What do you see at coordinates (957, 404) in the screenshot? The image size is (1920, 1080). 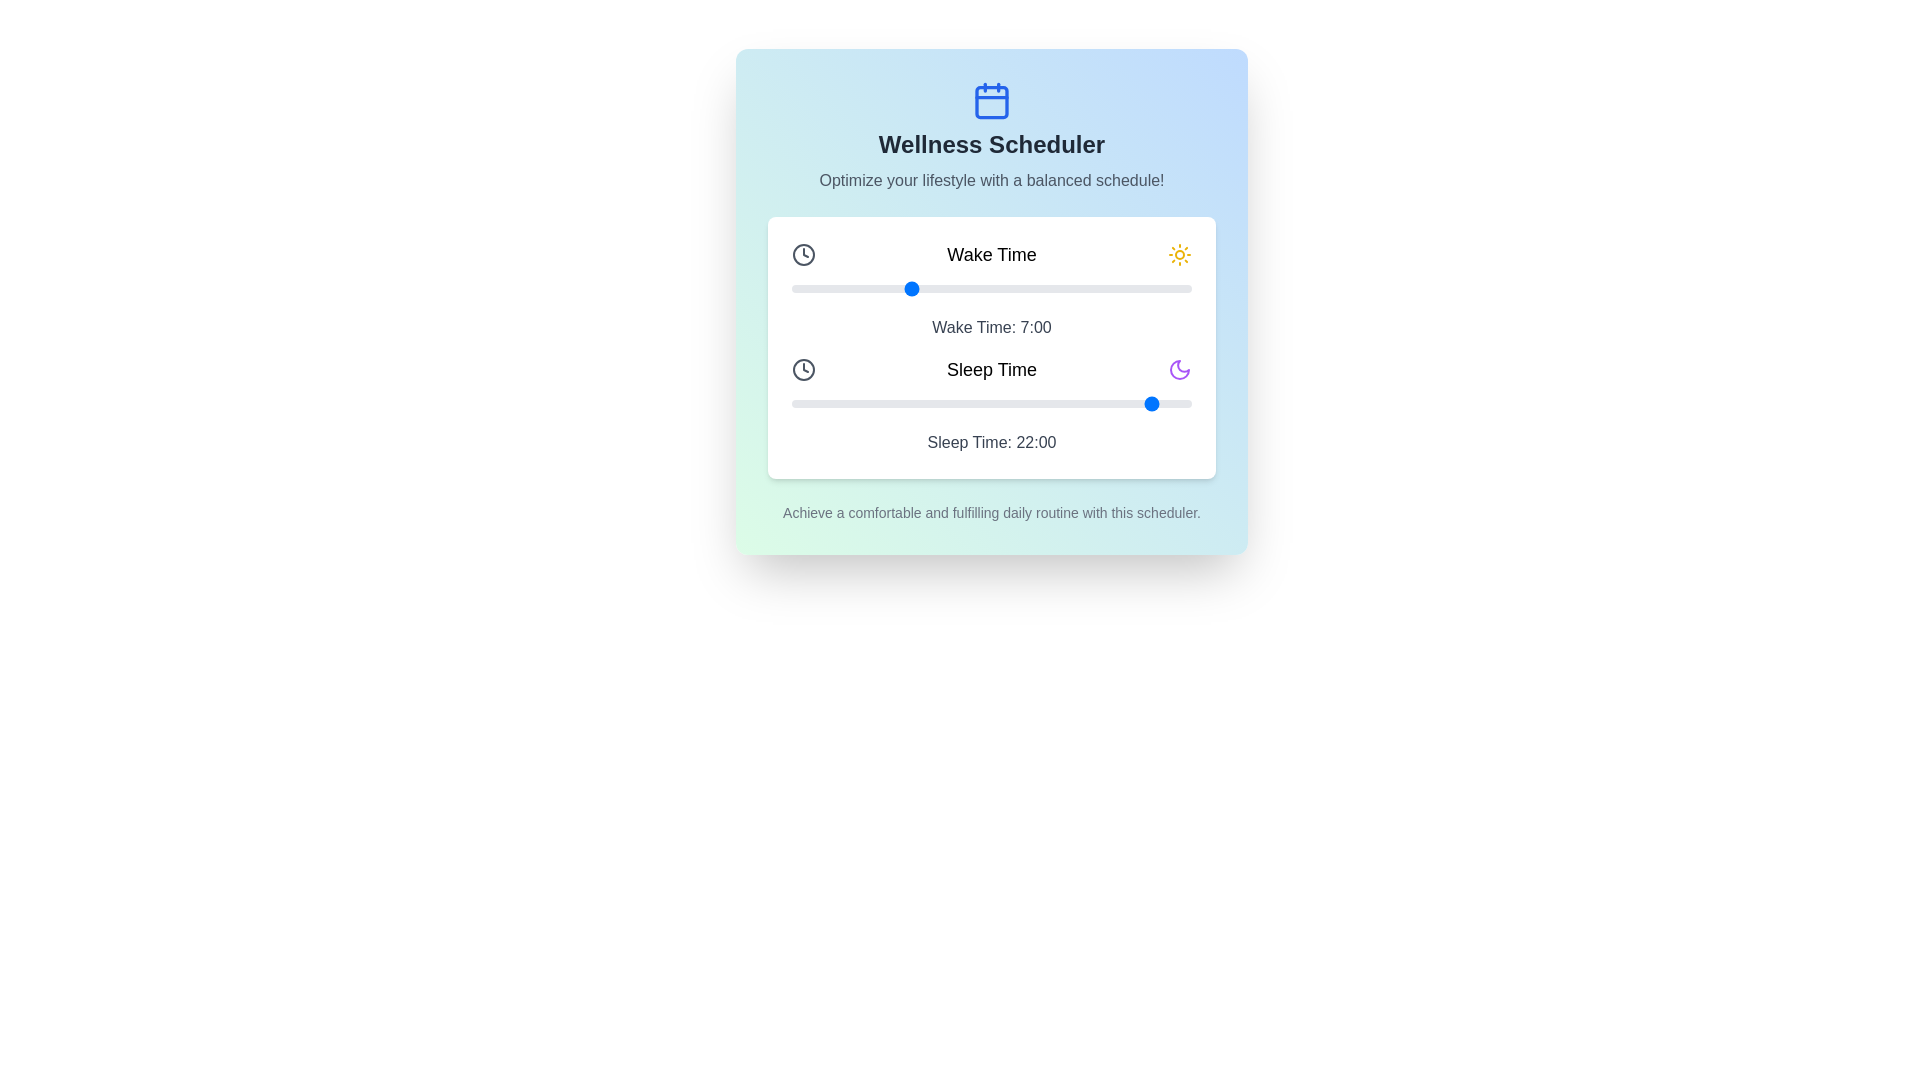 I see `the time` at bounding box center [957, 404].